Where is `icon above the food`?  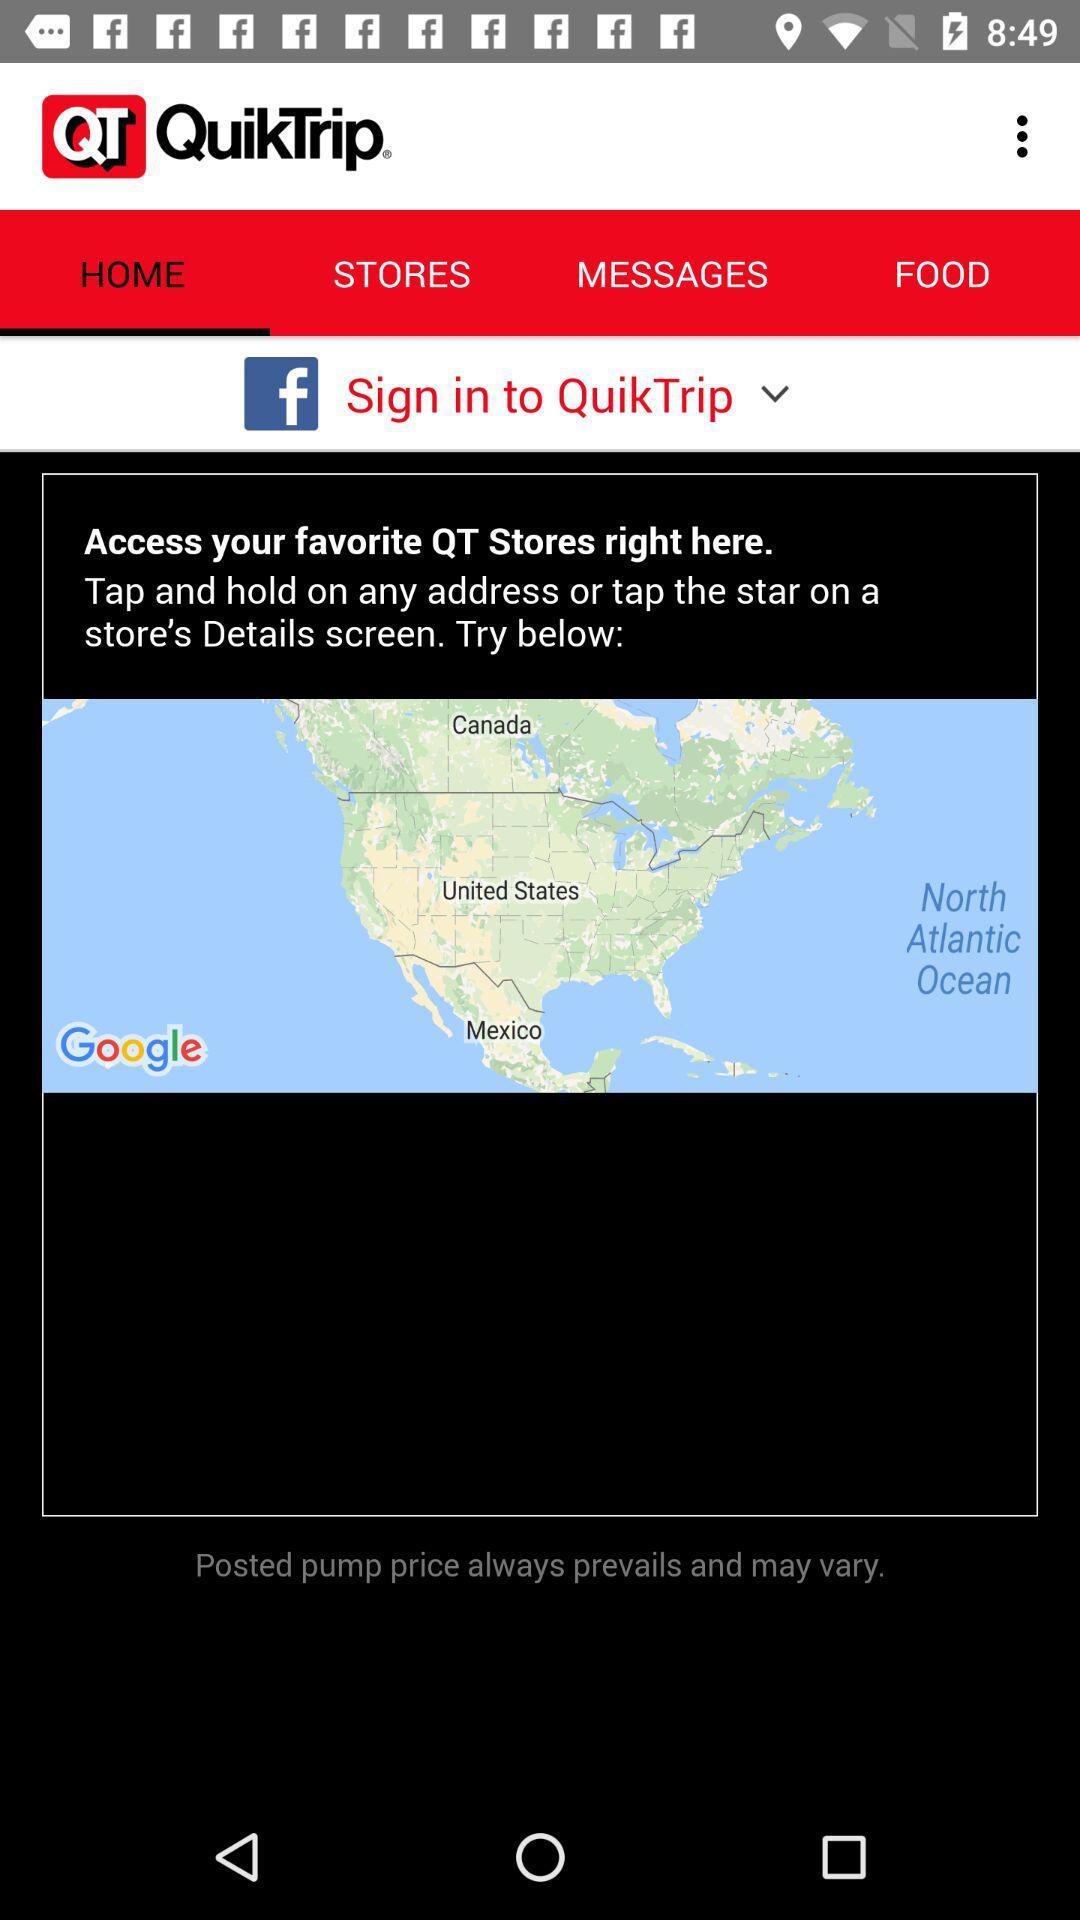
icon above the food is located at coordinates (1027, 135).